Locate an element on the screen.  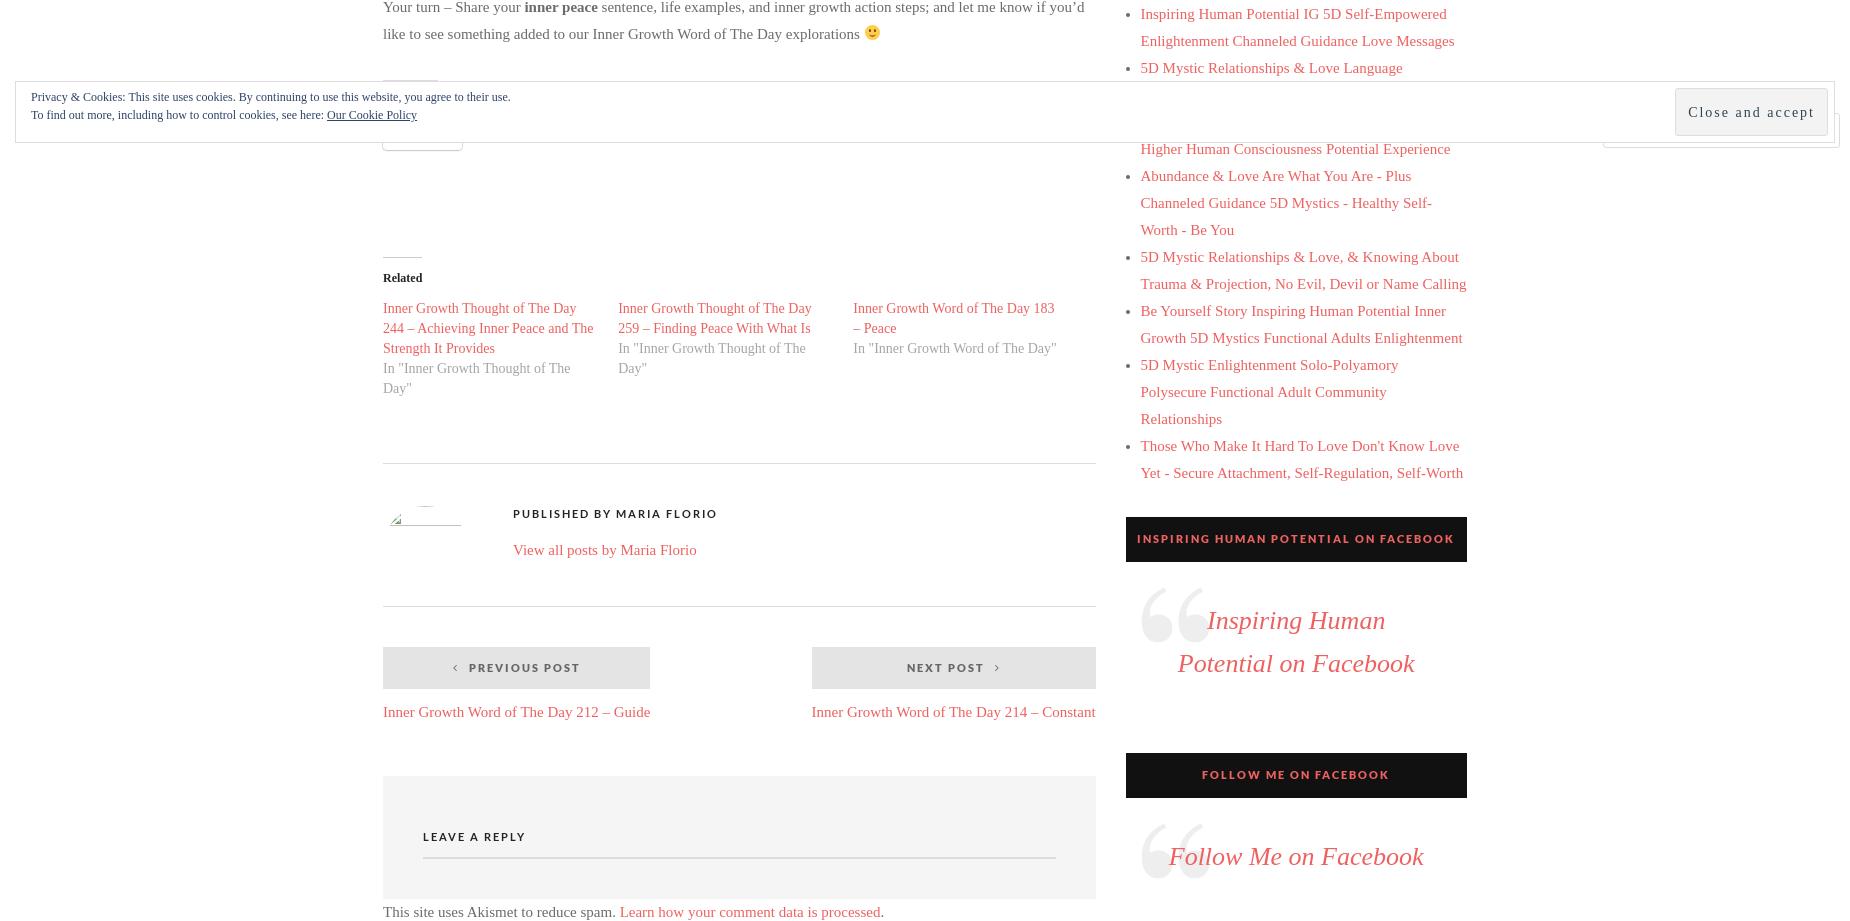
'.' is located at coordinates (882, 910).